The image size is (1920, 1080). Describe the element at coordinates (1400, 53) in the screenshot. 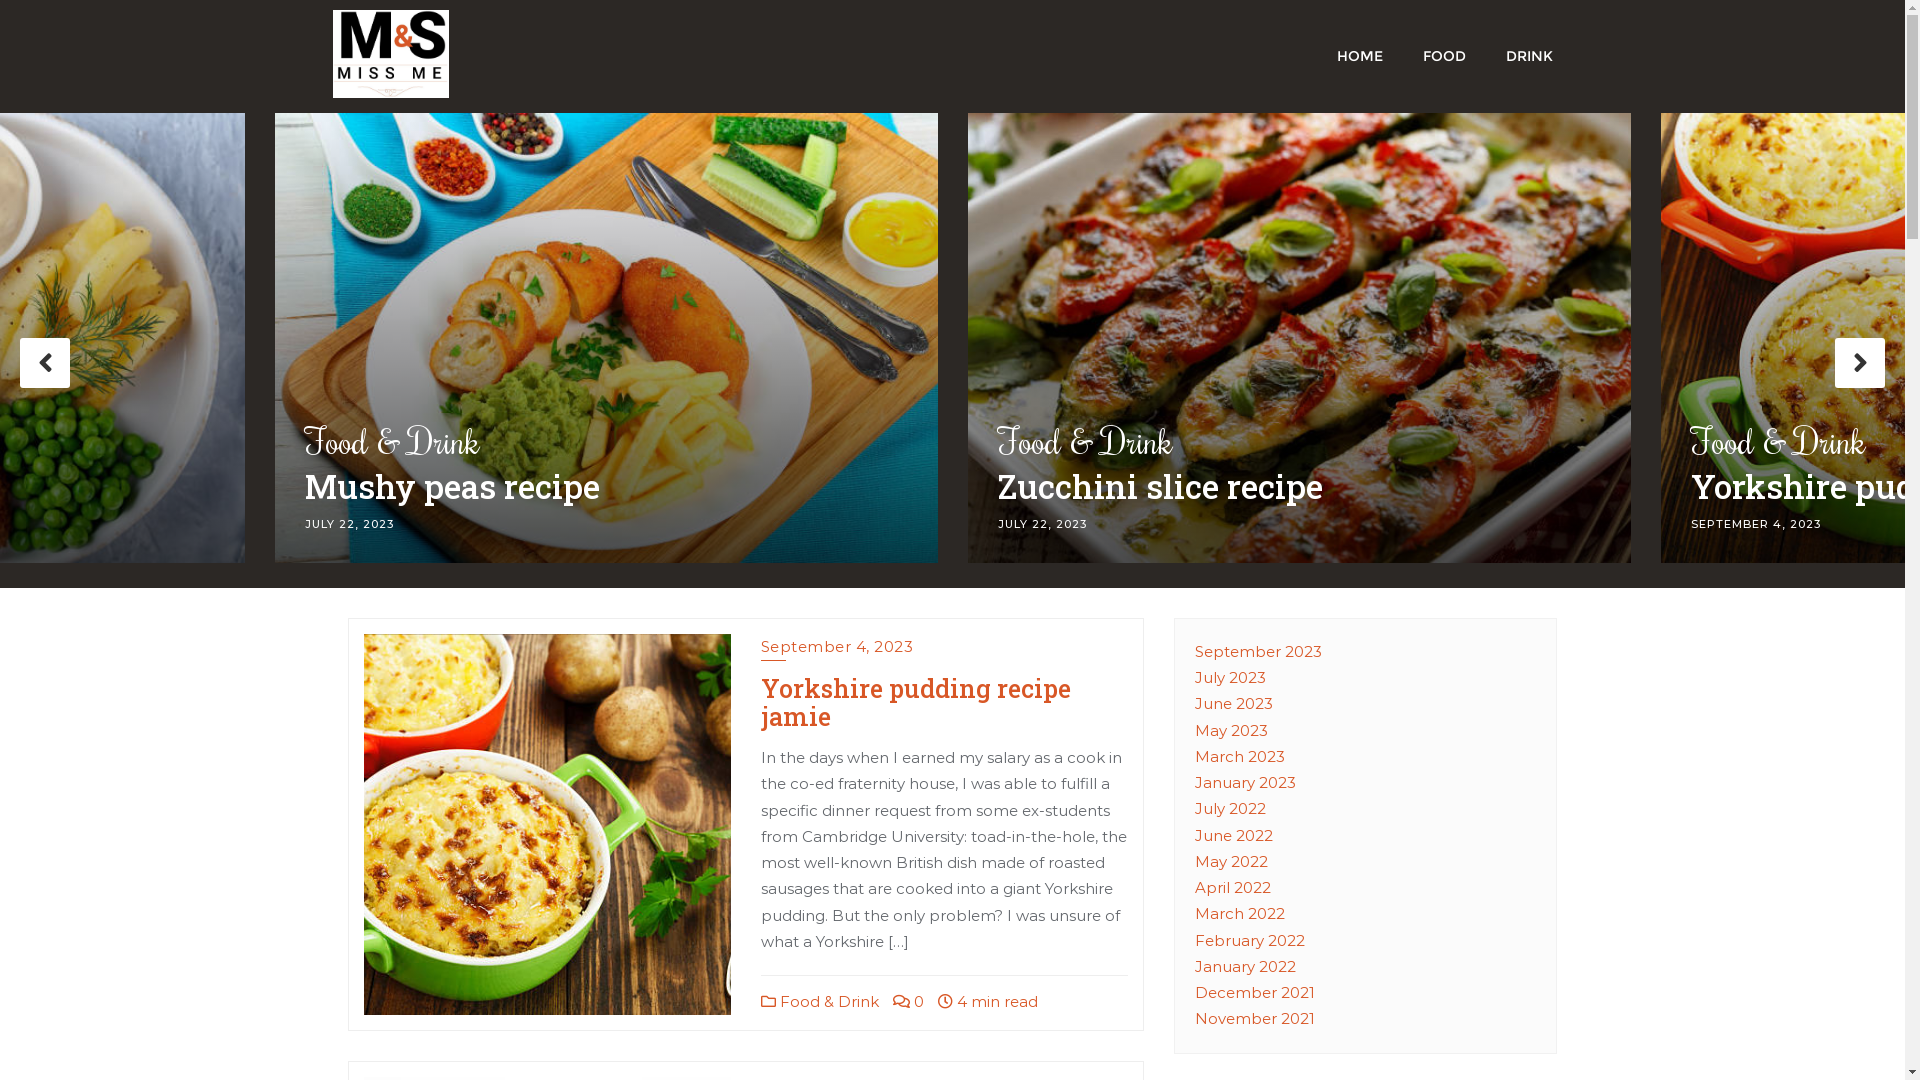

I see `'FOOD'` at that location.